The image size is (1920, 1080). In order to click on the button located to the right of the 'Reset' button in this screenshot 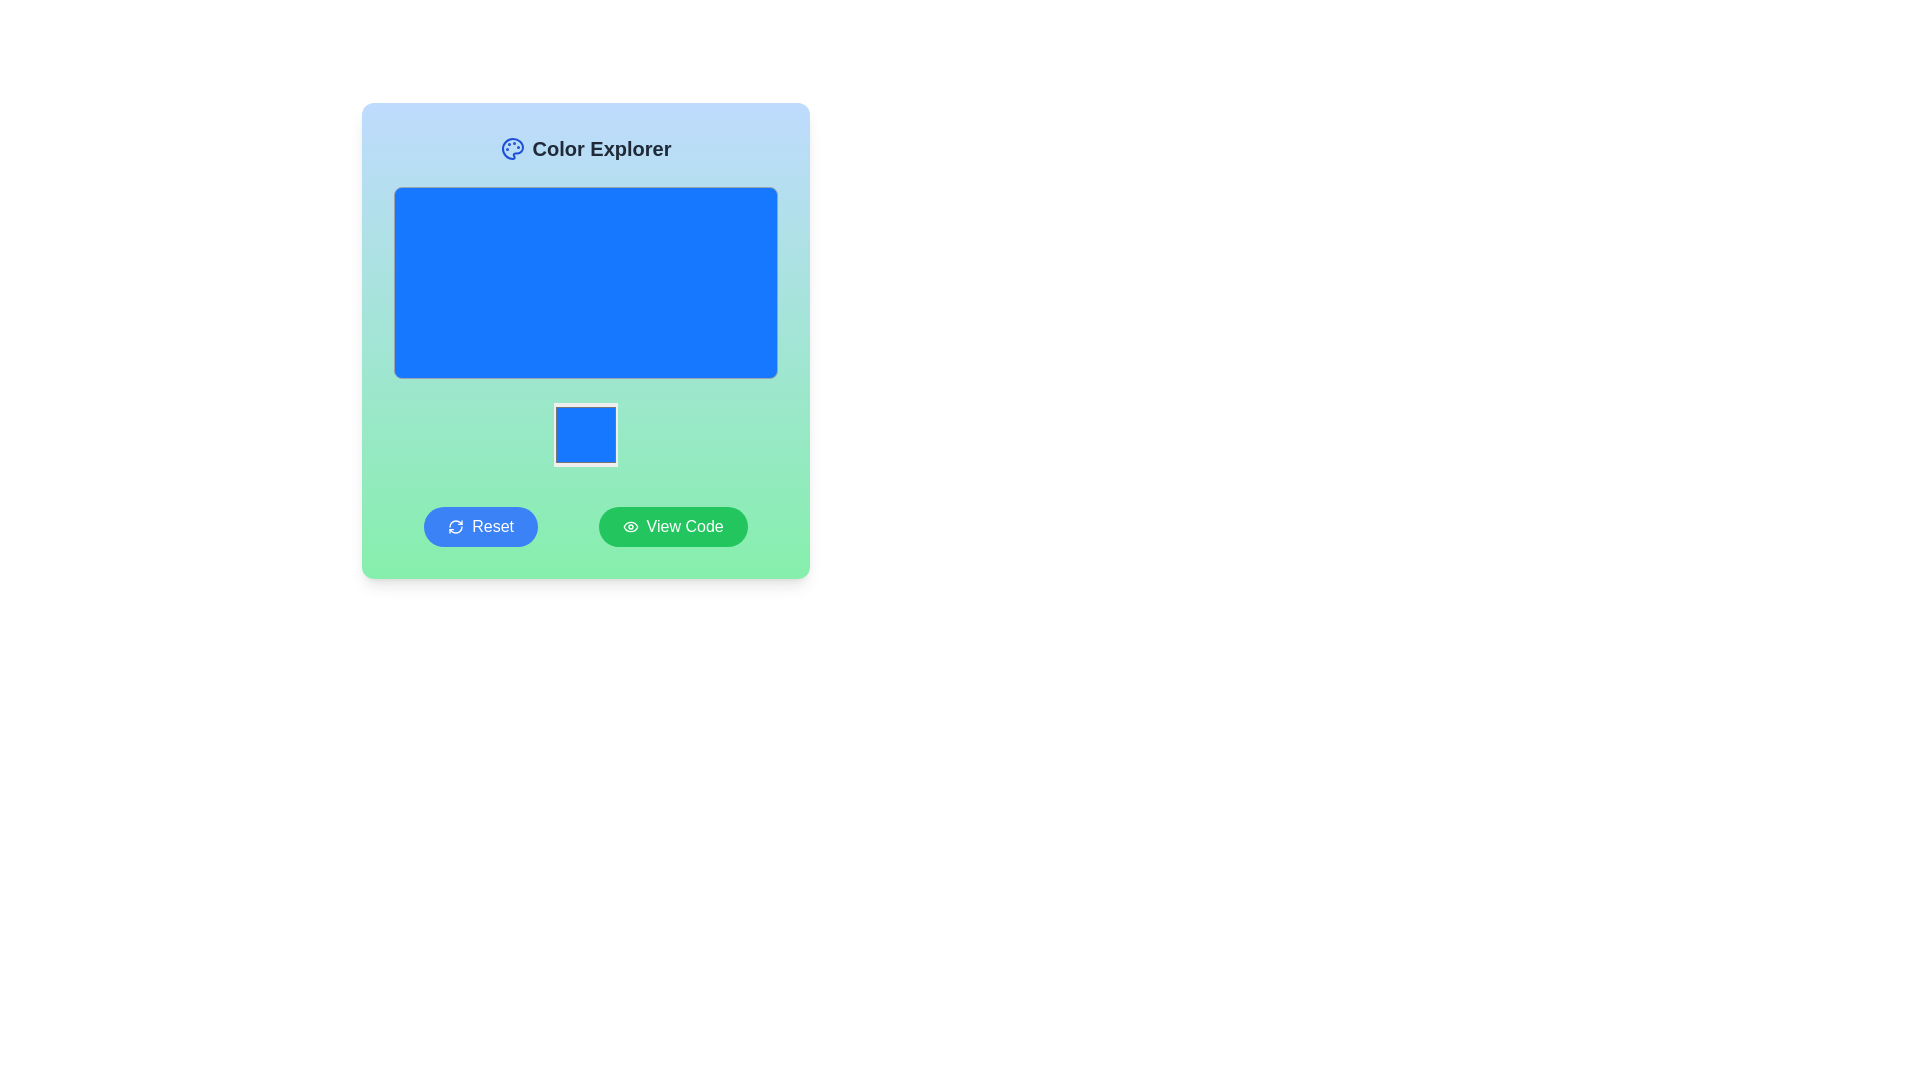, I will do `click(673, 526)`.